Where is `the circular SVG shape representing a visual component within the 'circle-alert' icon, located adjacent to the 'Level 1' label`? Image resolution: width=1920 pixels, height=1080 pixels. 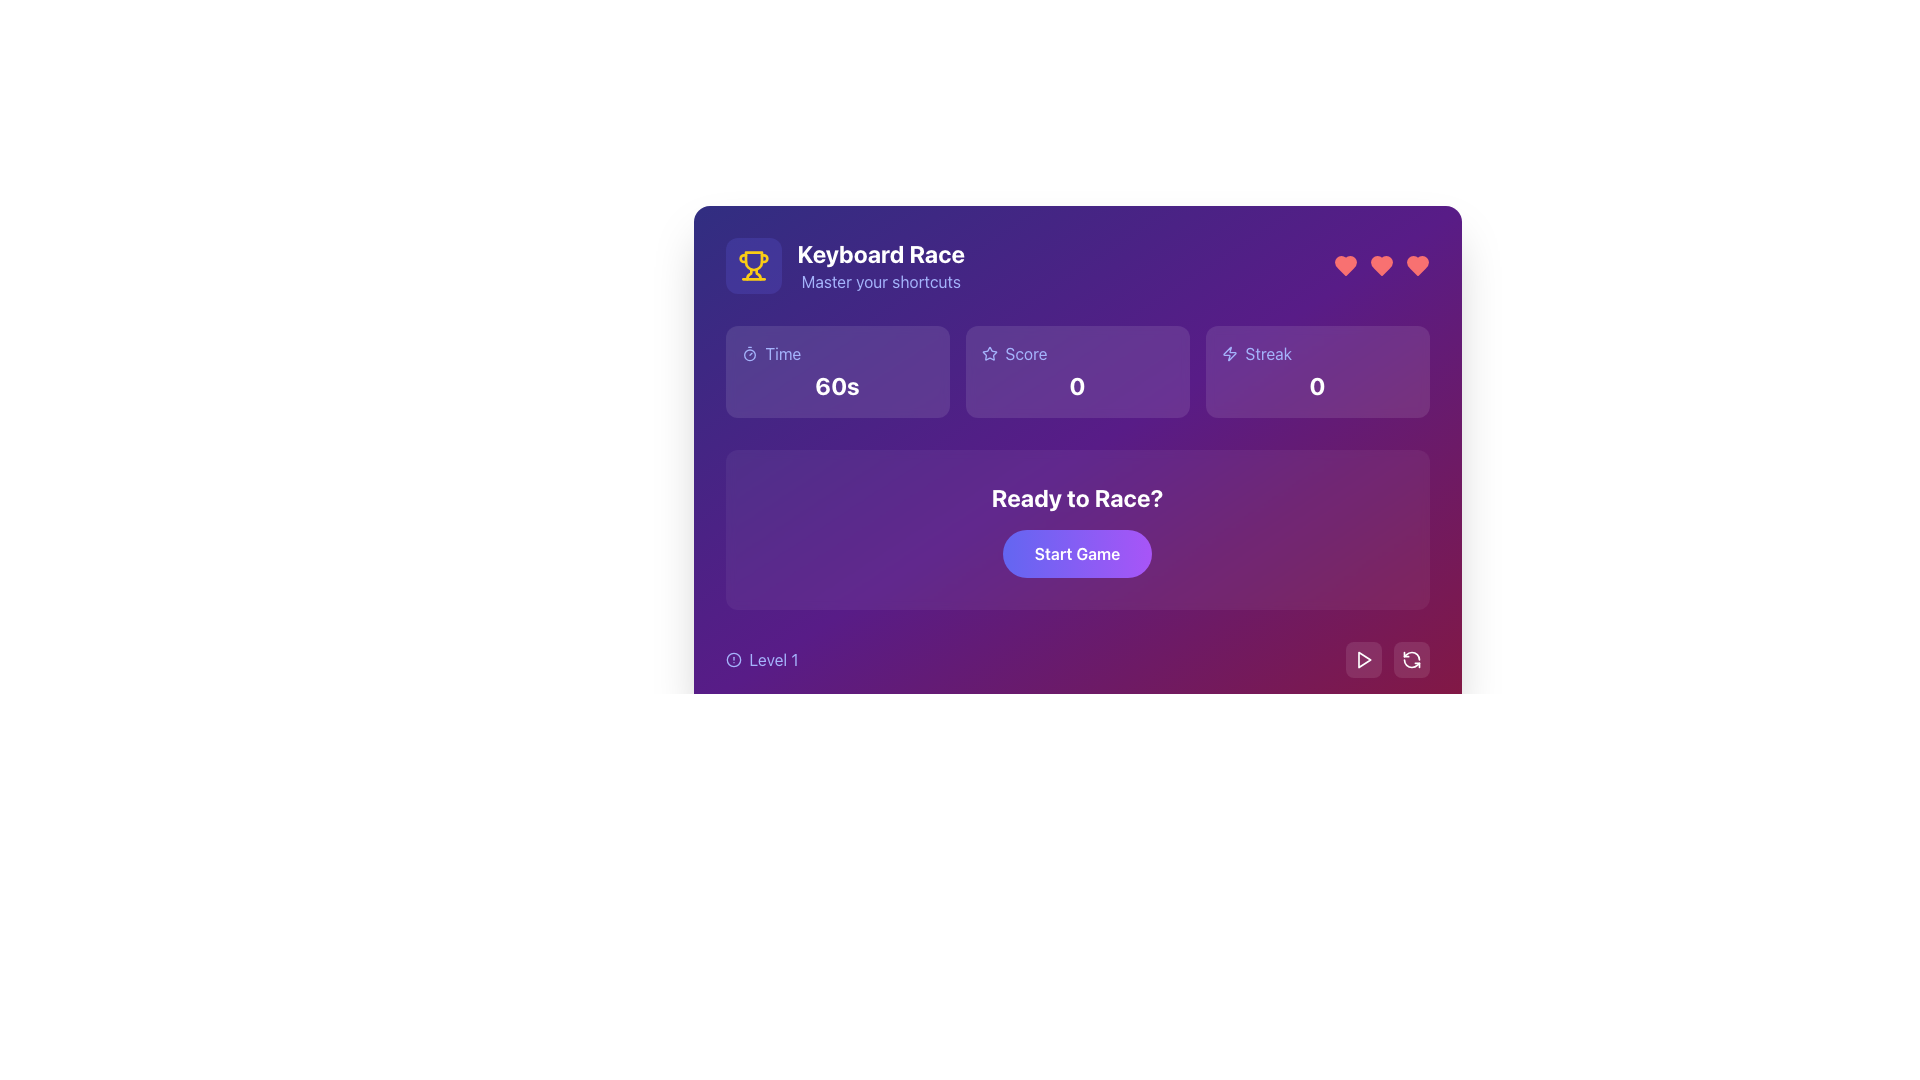 the circular SVG shape representing a visual component within the 'circle-alert' icon, located adjacent to the 'Level 1' label is located at coordinates (732, 659).